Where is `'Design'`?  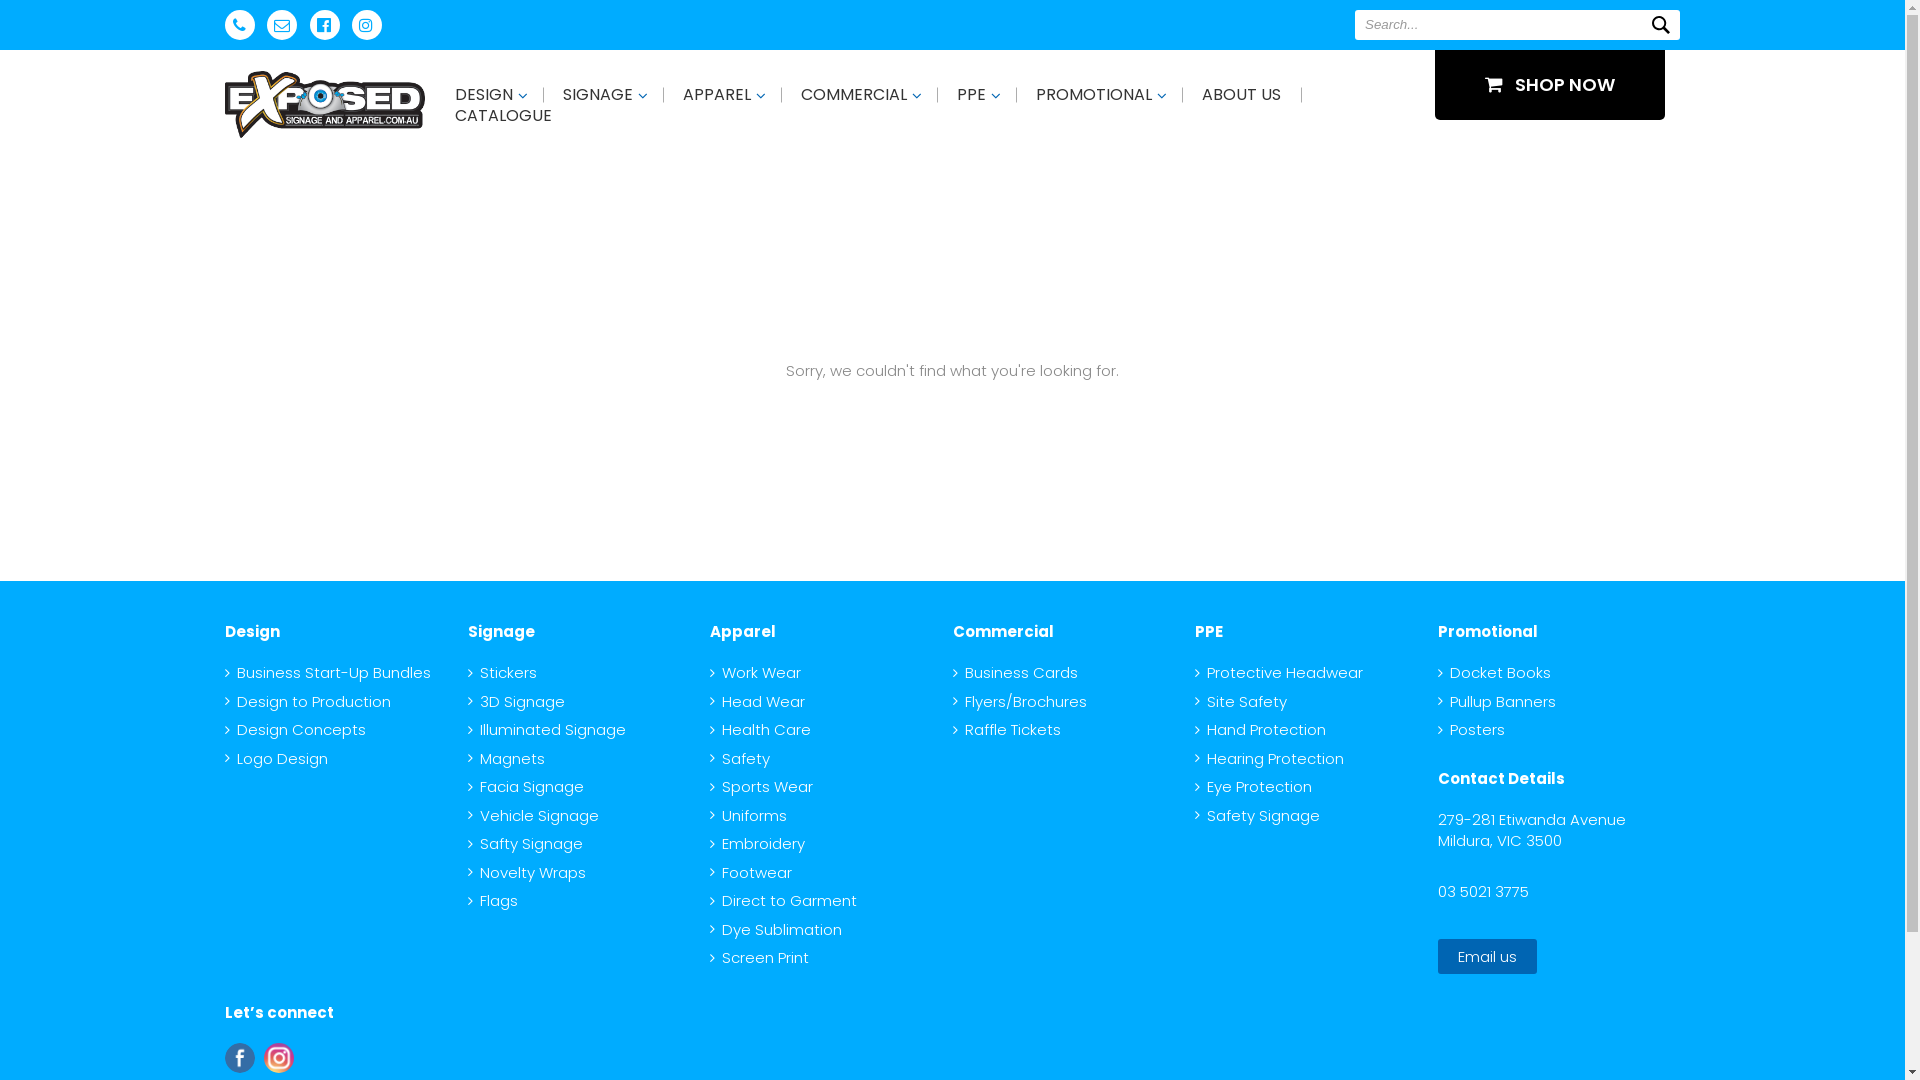
'Design' is located at coordinates (225, 631).